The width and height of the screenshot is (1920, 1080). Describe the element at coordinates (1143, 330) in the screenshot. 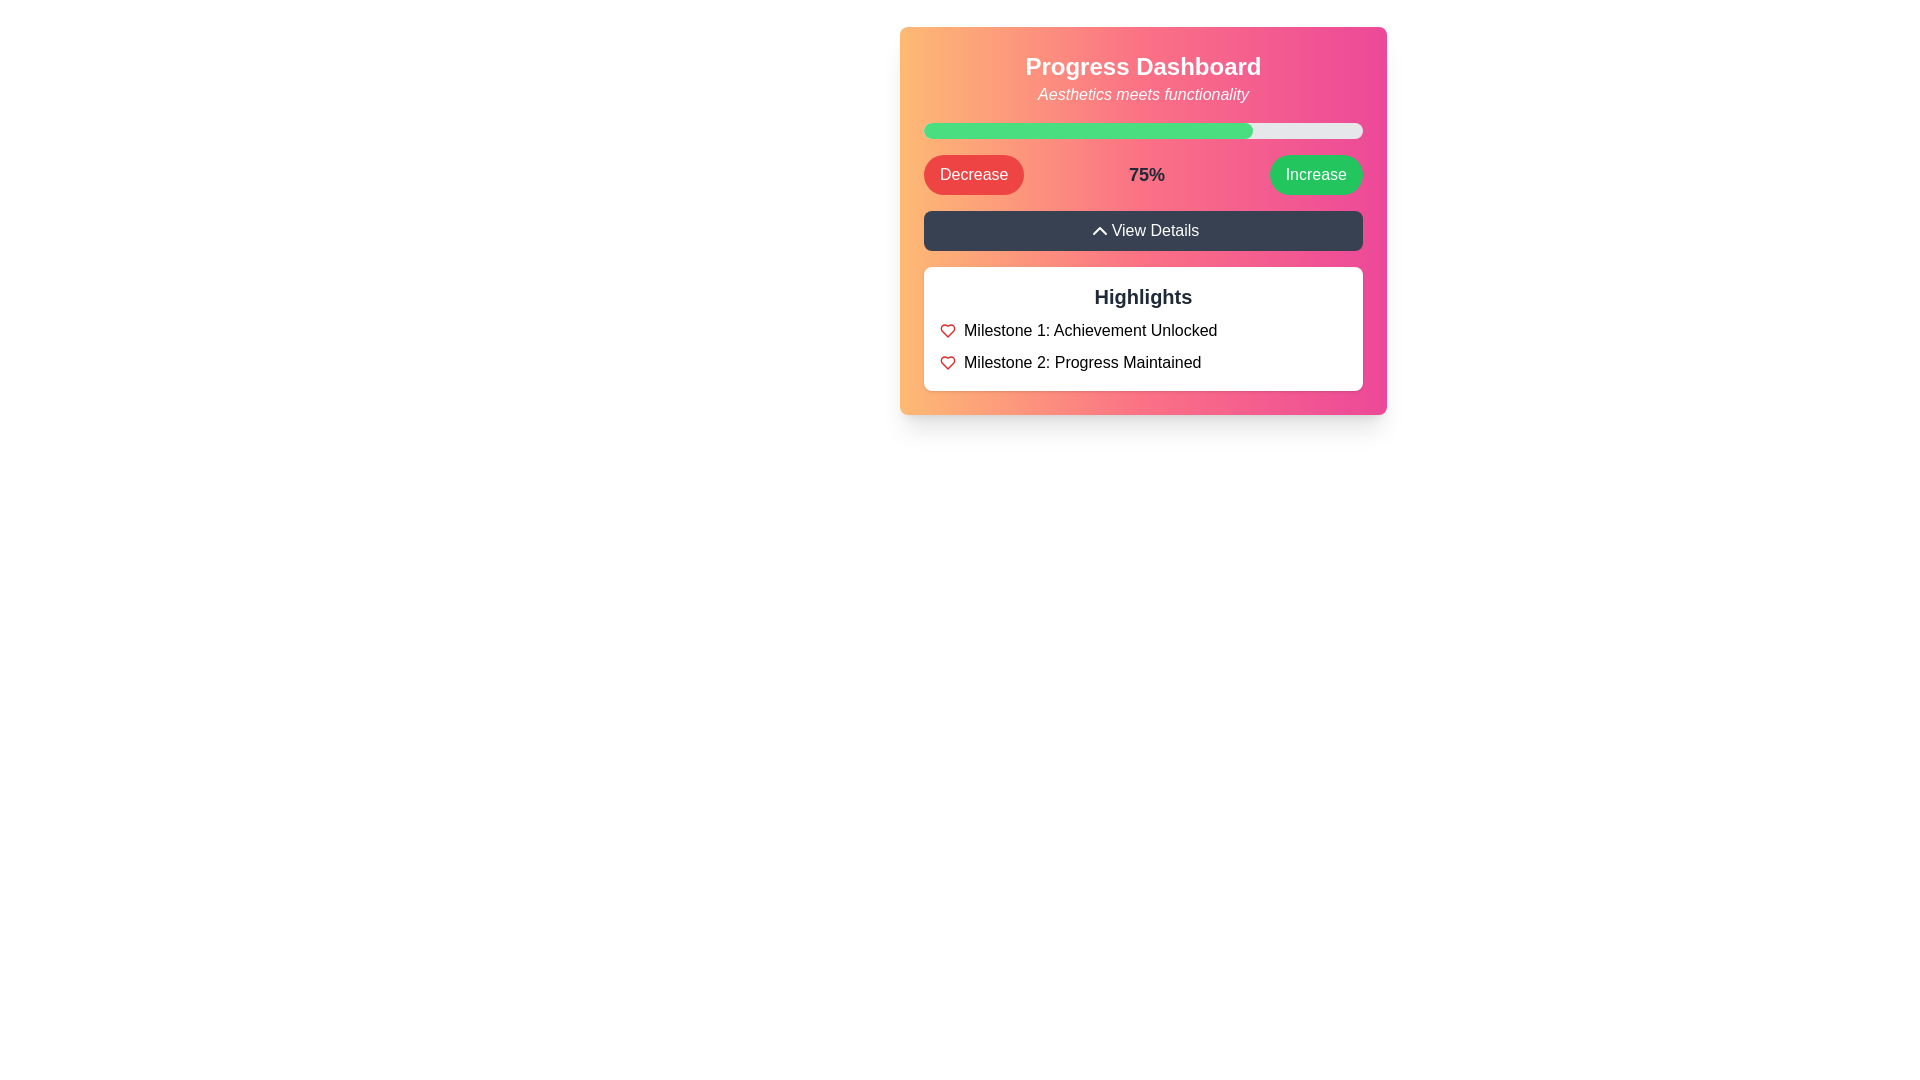

I see `the label 'Milestone 1: Achievement Unlocked' next to the red heart-shaped icon to interact with the milestone` at that location.